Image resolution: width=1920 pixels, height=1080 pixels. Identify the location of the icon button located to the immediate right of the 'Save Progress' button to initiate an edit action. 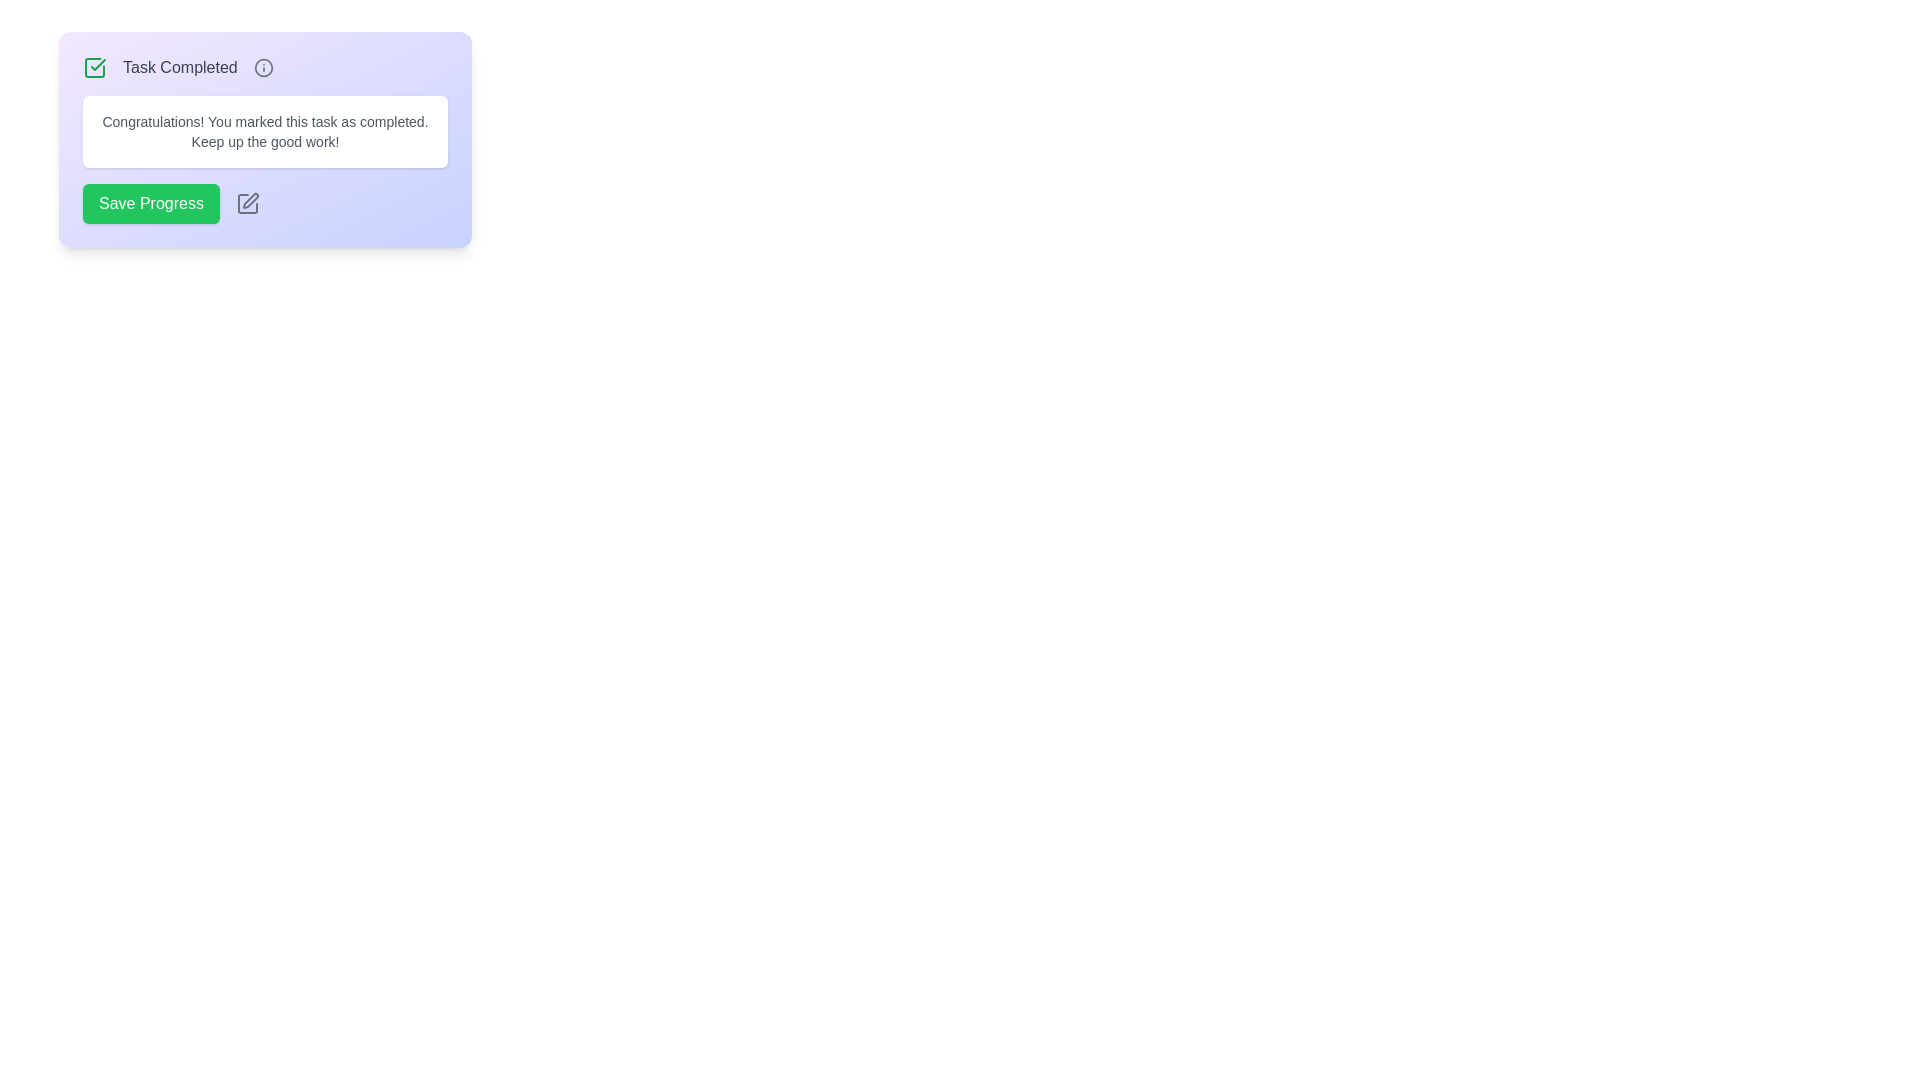
(246, 204).